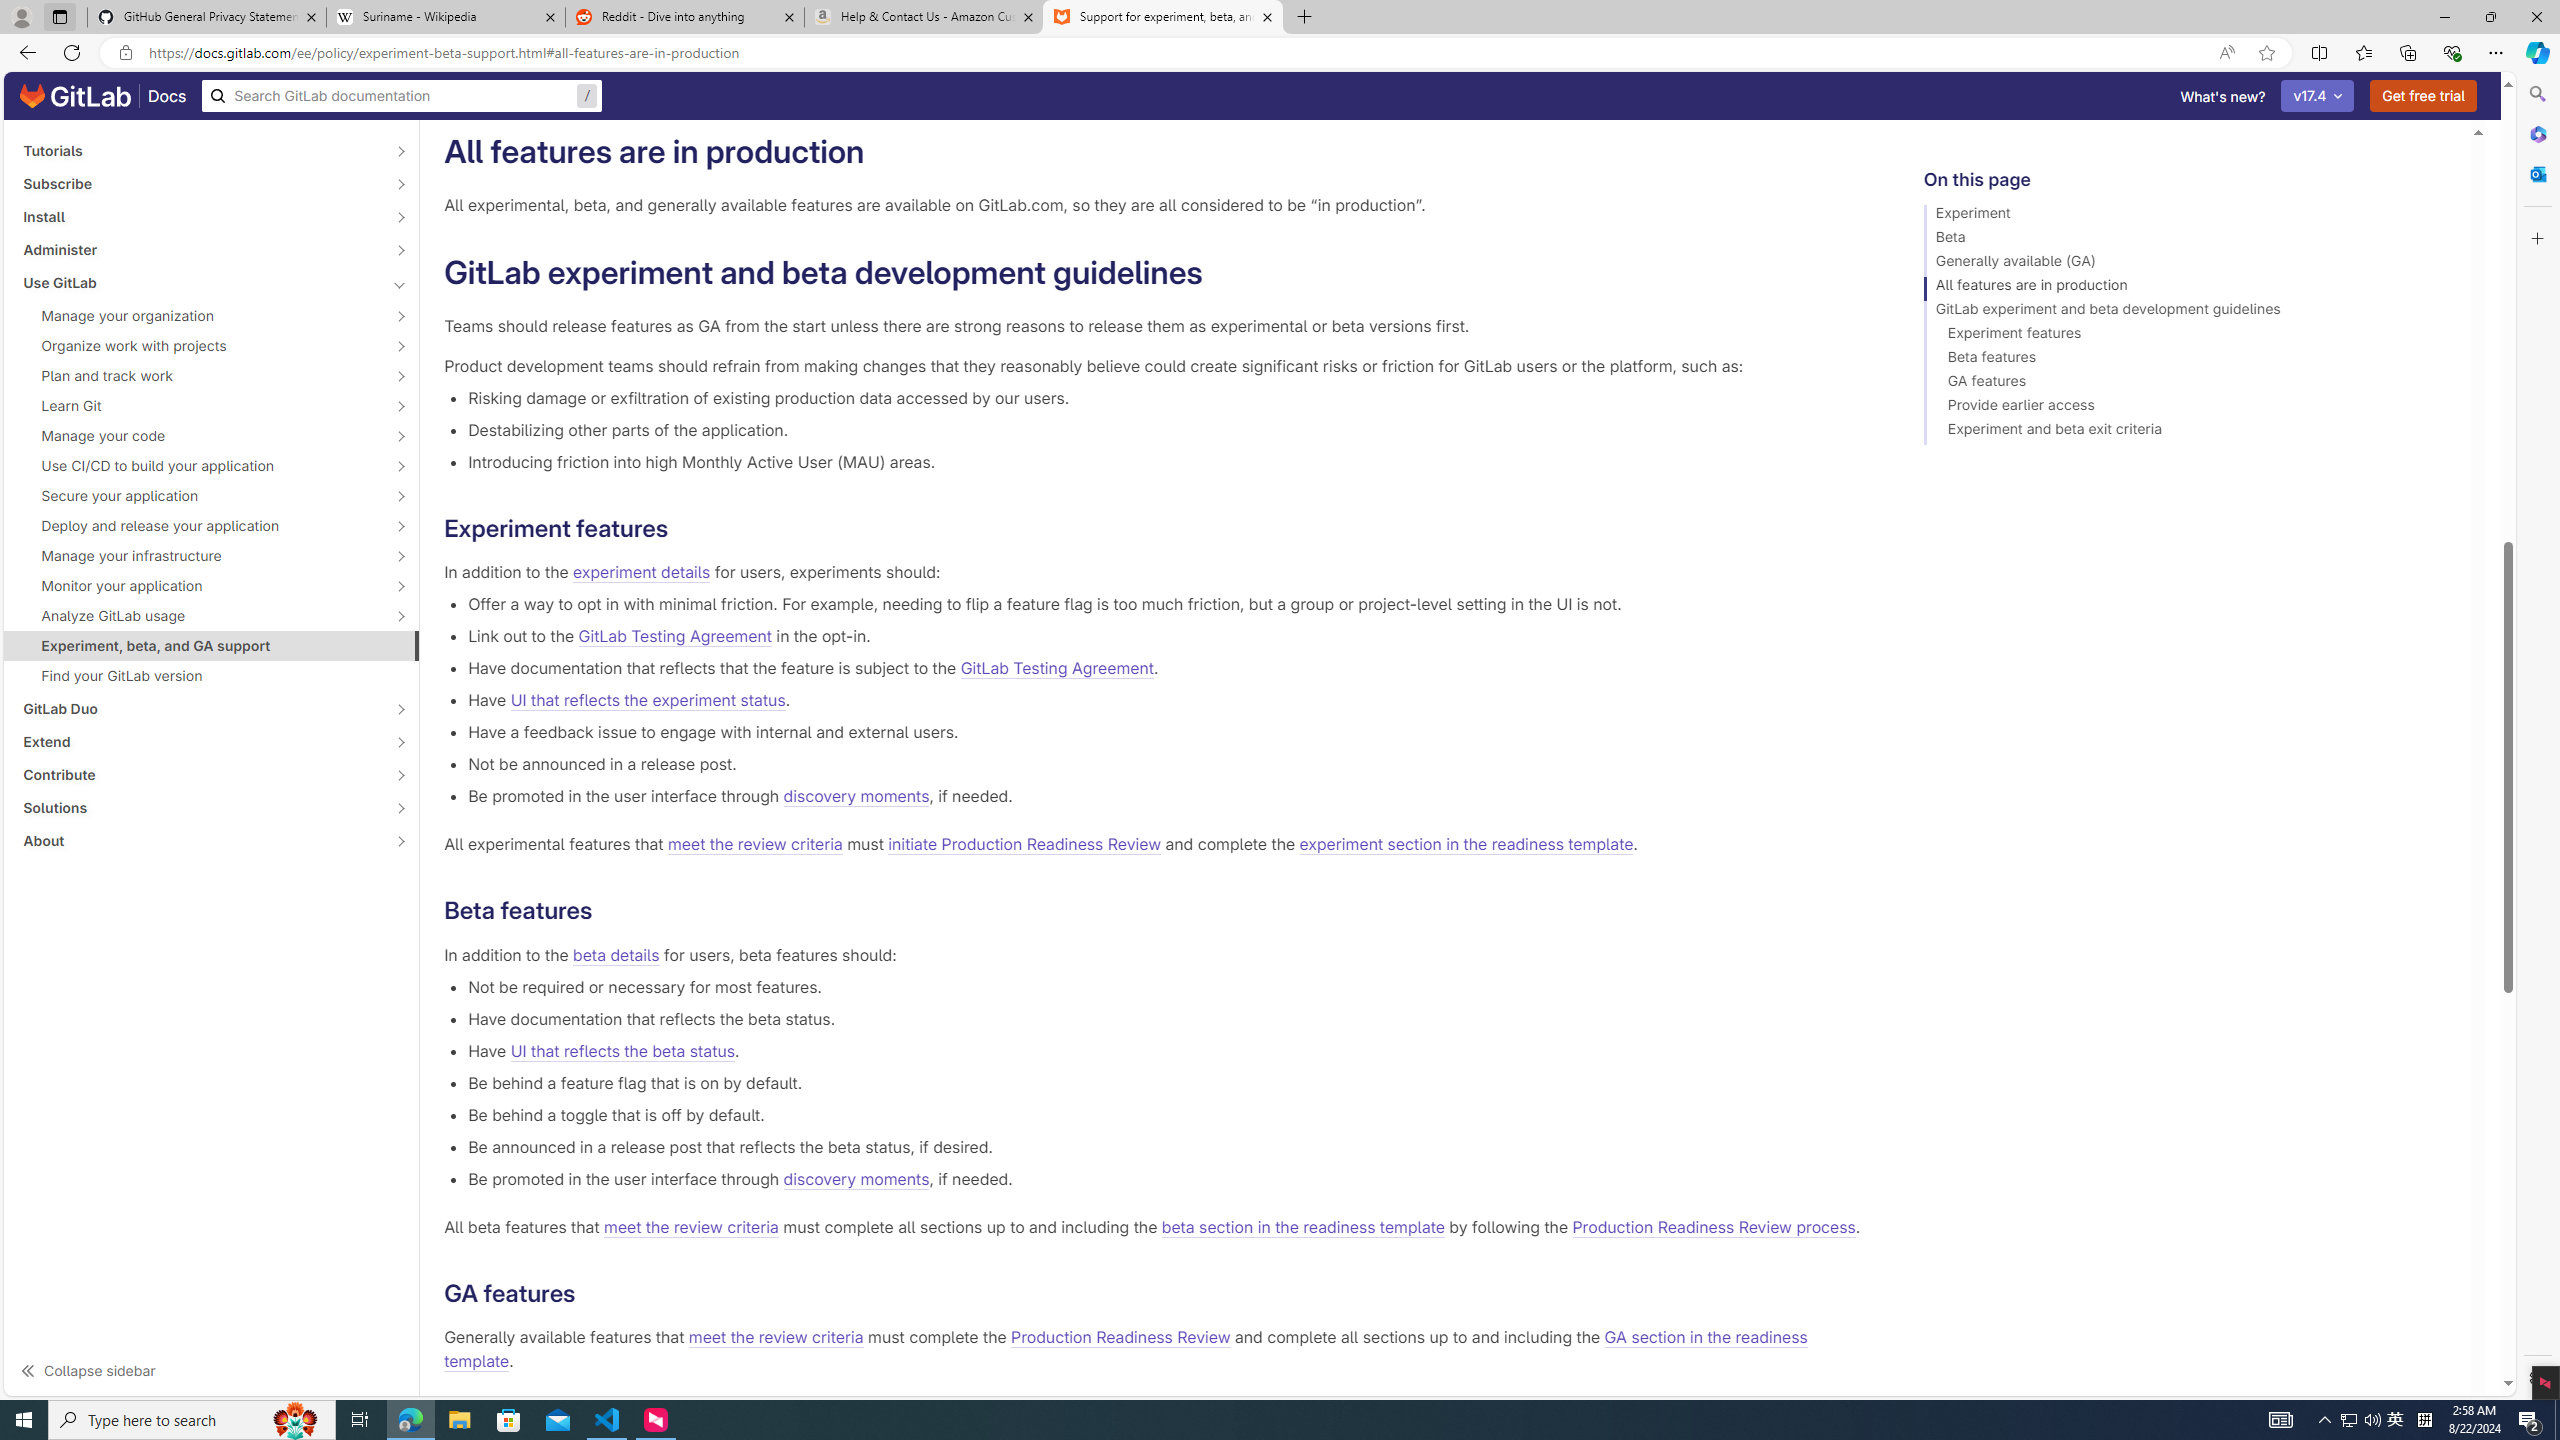  What do you see at coordinates (199, 345) in the screenshot?
I see `'Organize work with projects'` at bounding box center [199, 345].